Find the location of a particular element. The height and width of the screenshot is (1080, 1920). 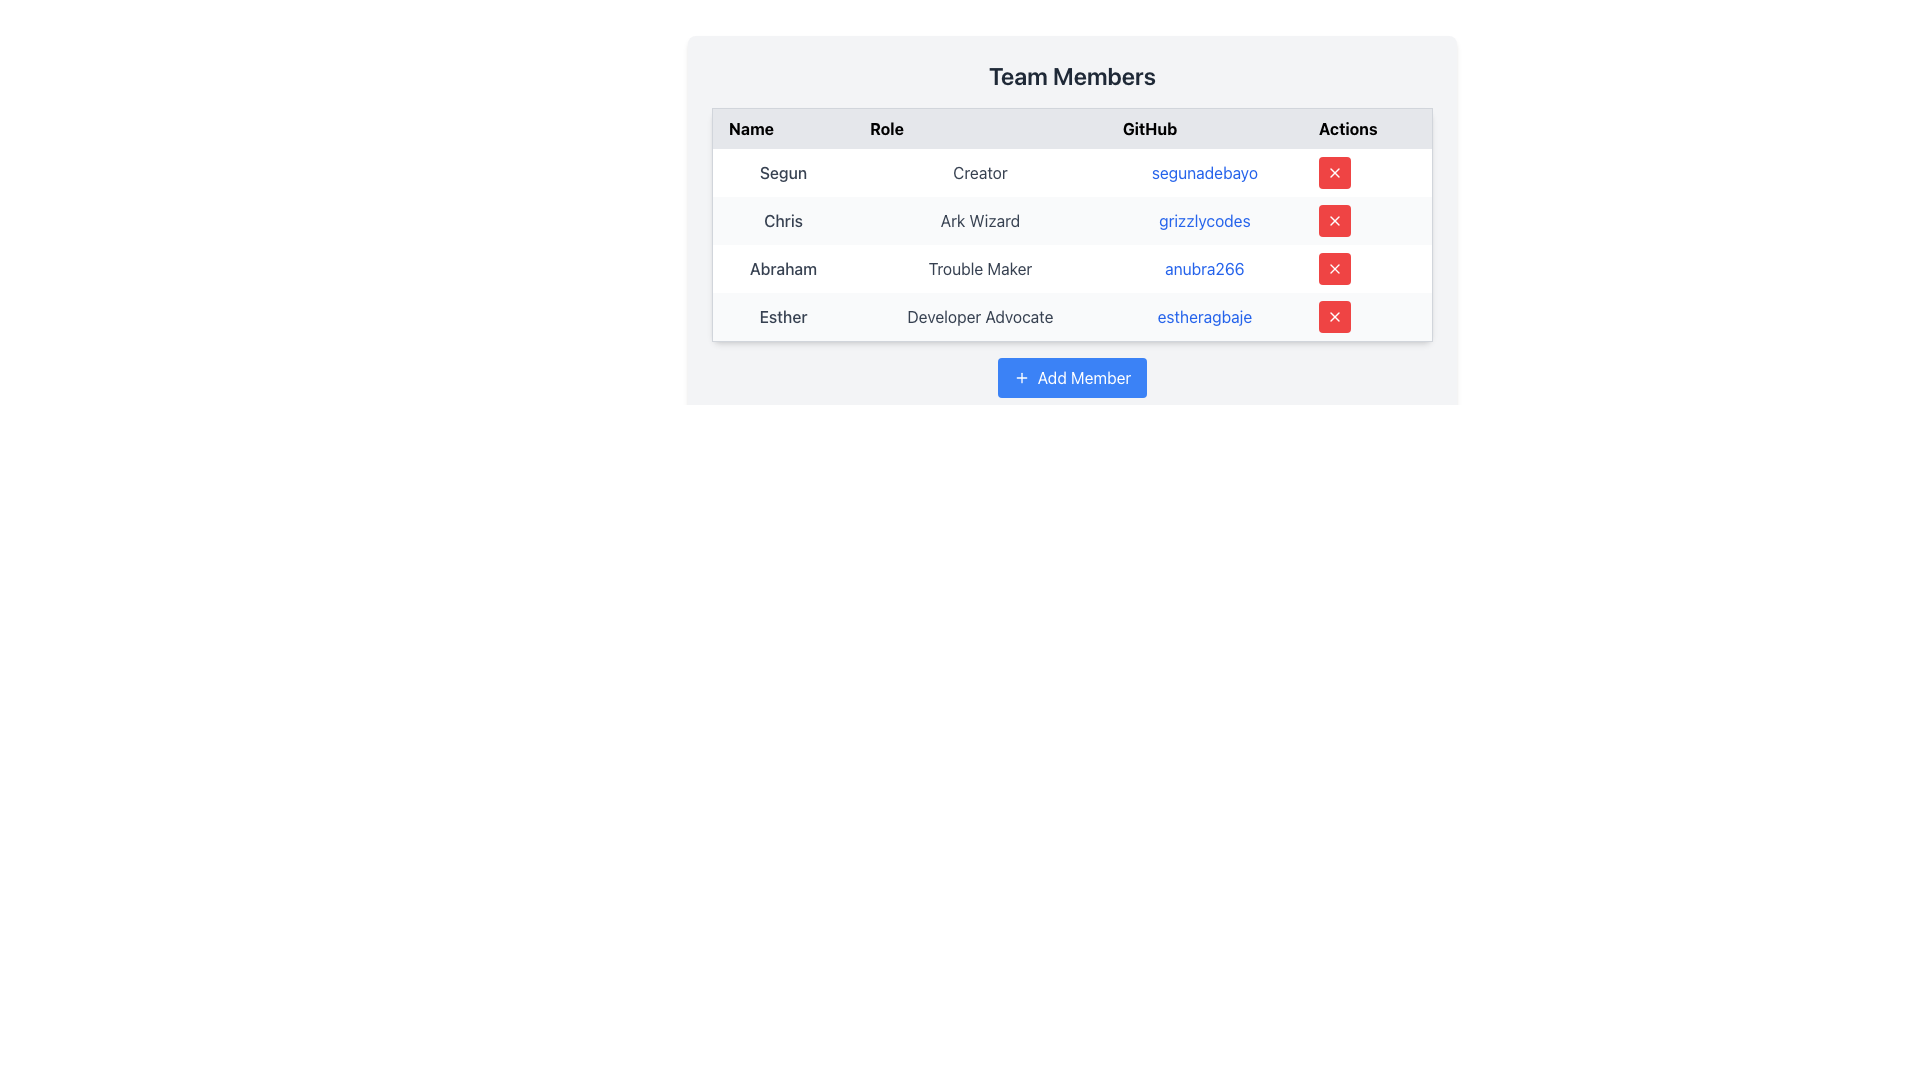

the text label displaying 'Developer Advocate' located in the 'Role' column of the table under the name 'Esther' is located at coordinates (980, 316).